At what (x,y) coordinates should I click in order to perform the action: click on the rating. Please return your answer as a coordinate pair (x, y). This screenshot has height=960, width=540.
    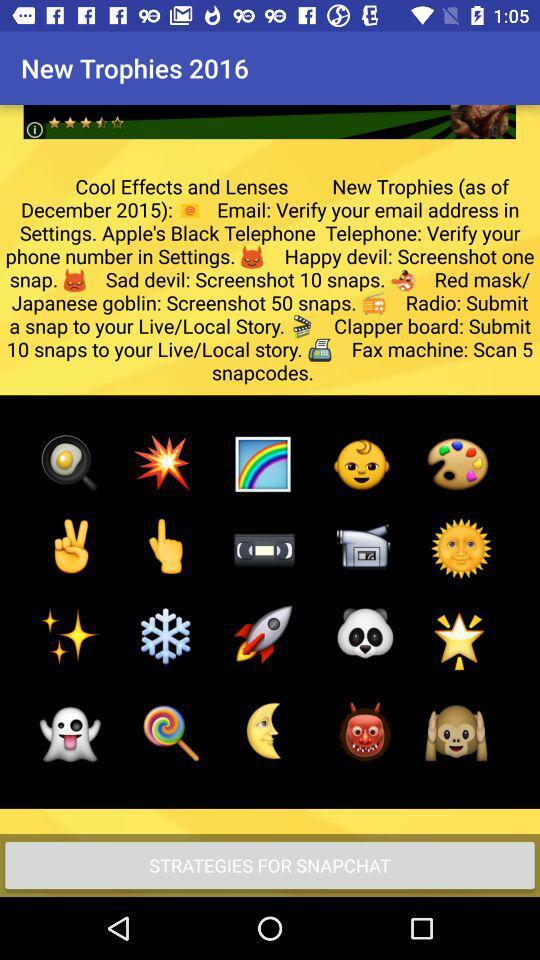
    Looking at the image, I should click on (269, 106).